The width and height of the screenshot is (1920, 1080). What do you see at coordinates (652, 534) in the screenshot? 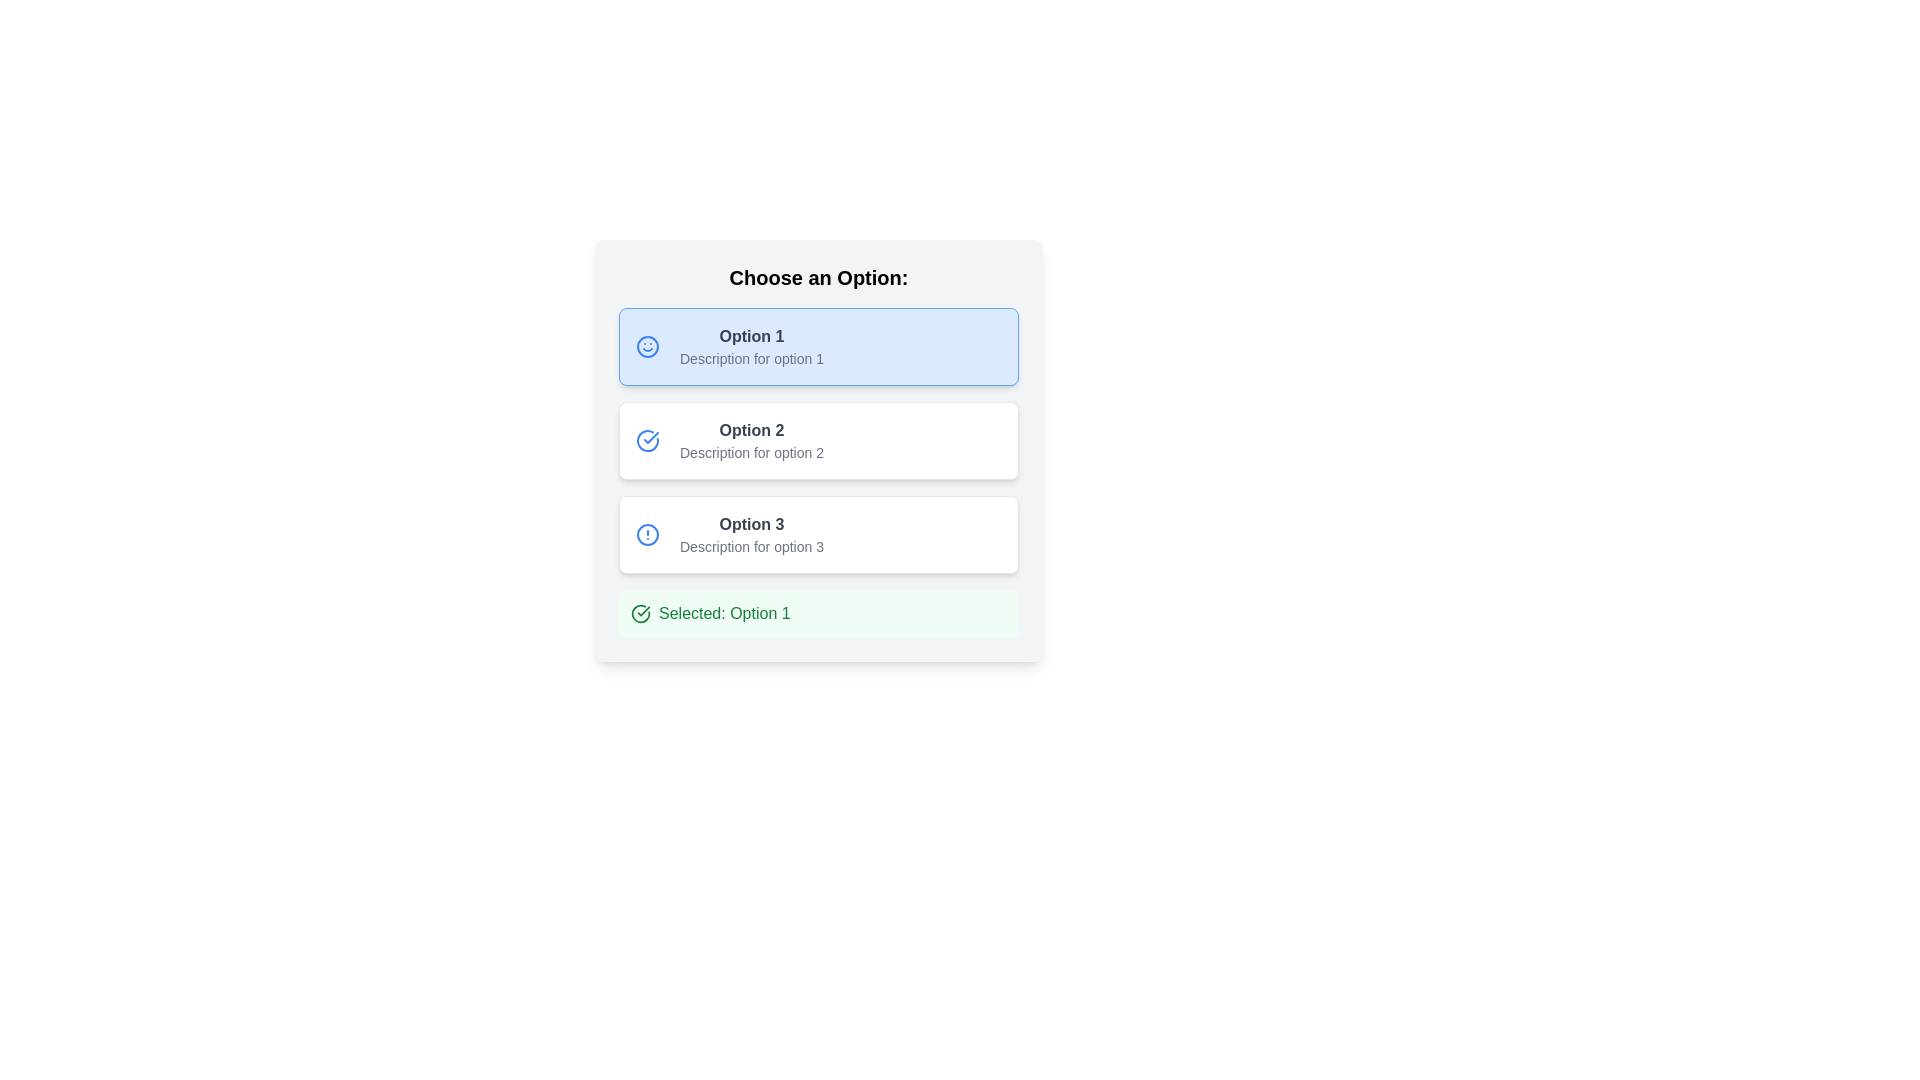
I see `the Informational icon located at the top left corner of the 'Option 3' section` at bounding box center [652, 534].